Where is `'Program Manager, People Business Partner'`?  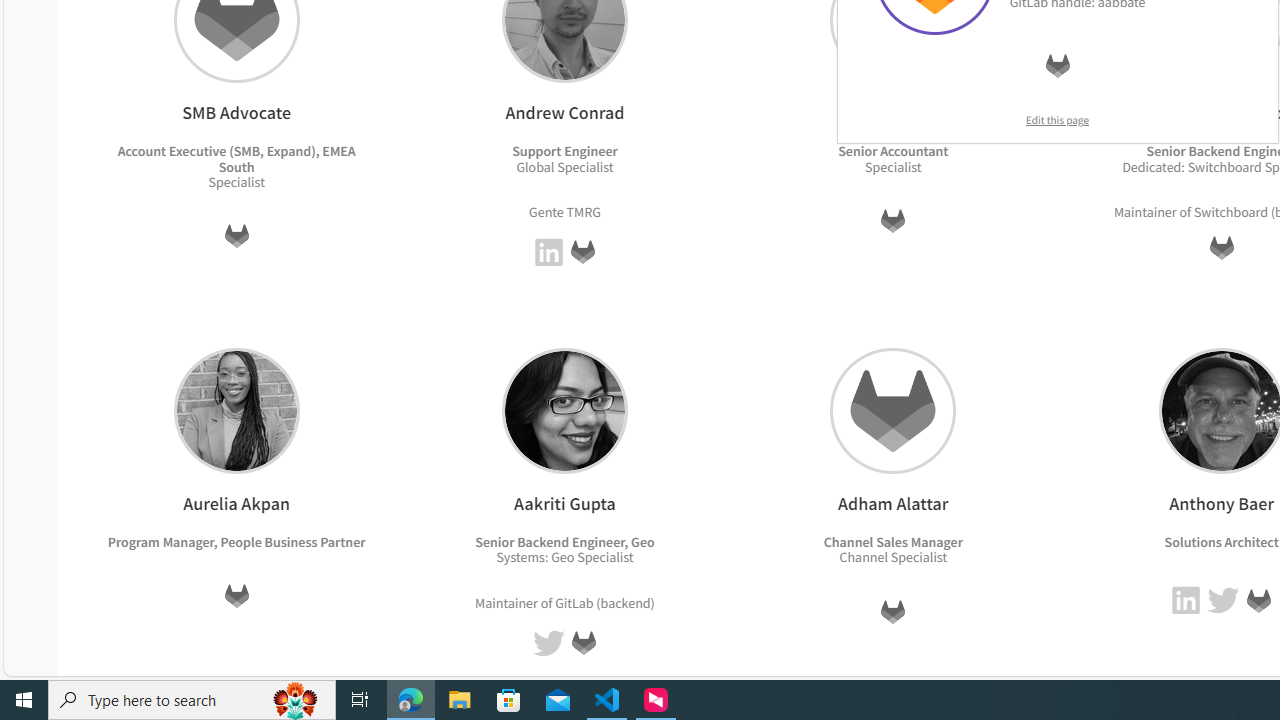
'Program Manager, People Business Partner' is located at coordinates (236, 541).